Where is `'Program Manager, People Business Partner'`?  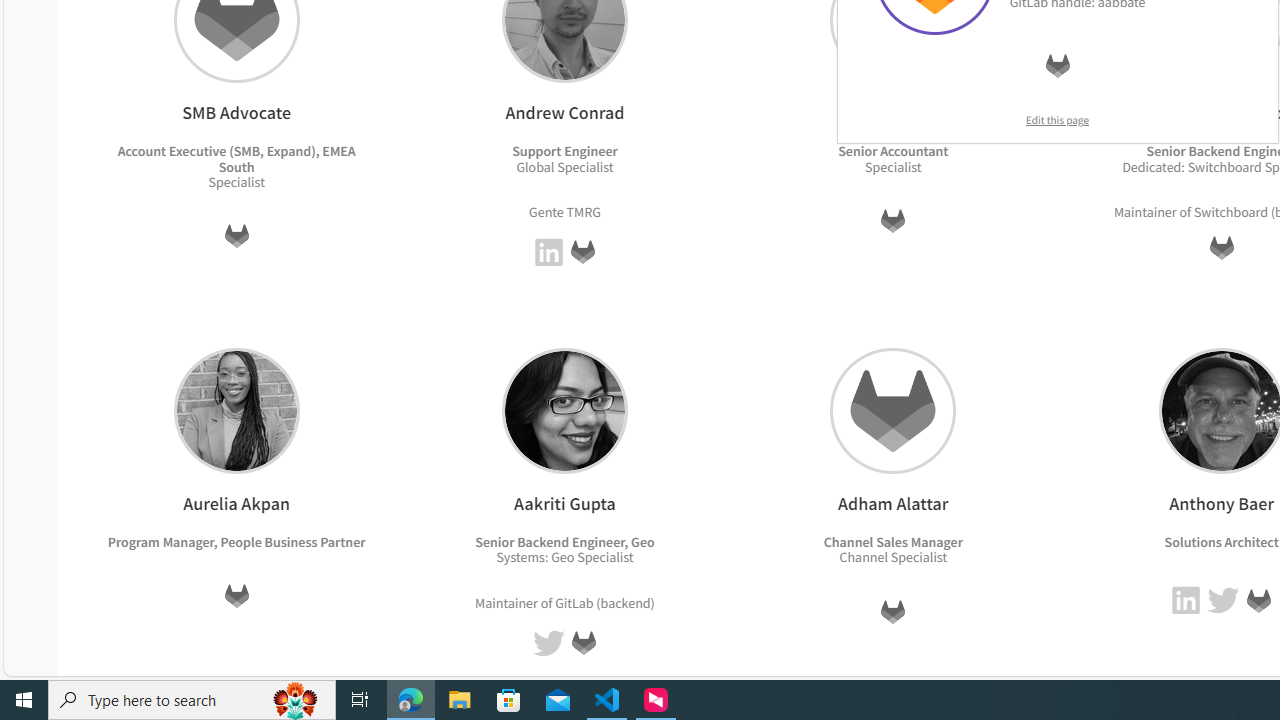
'Program Manager, People Business Partner' is located at coordinates (236, 541).